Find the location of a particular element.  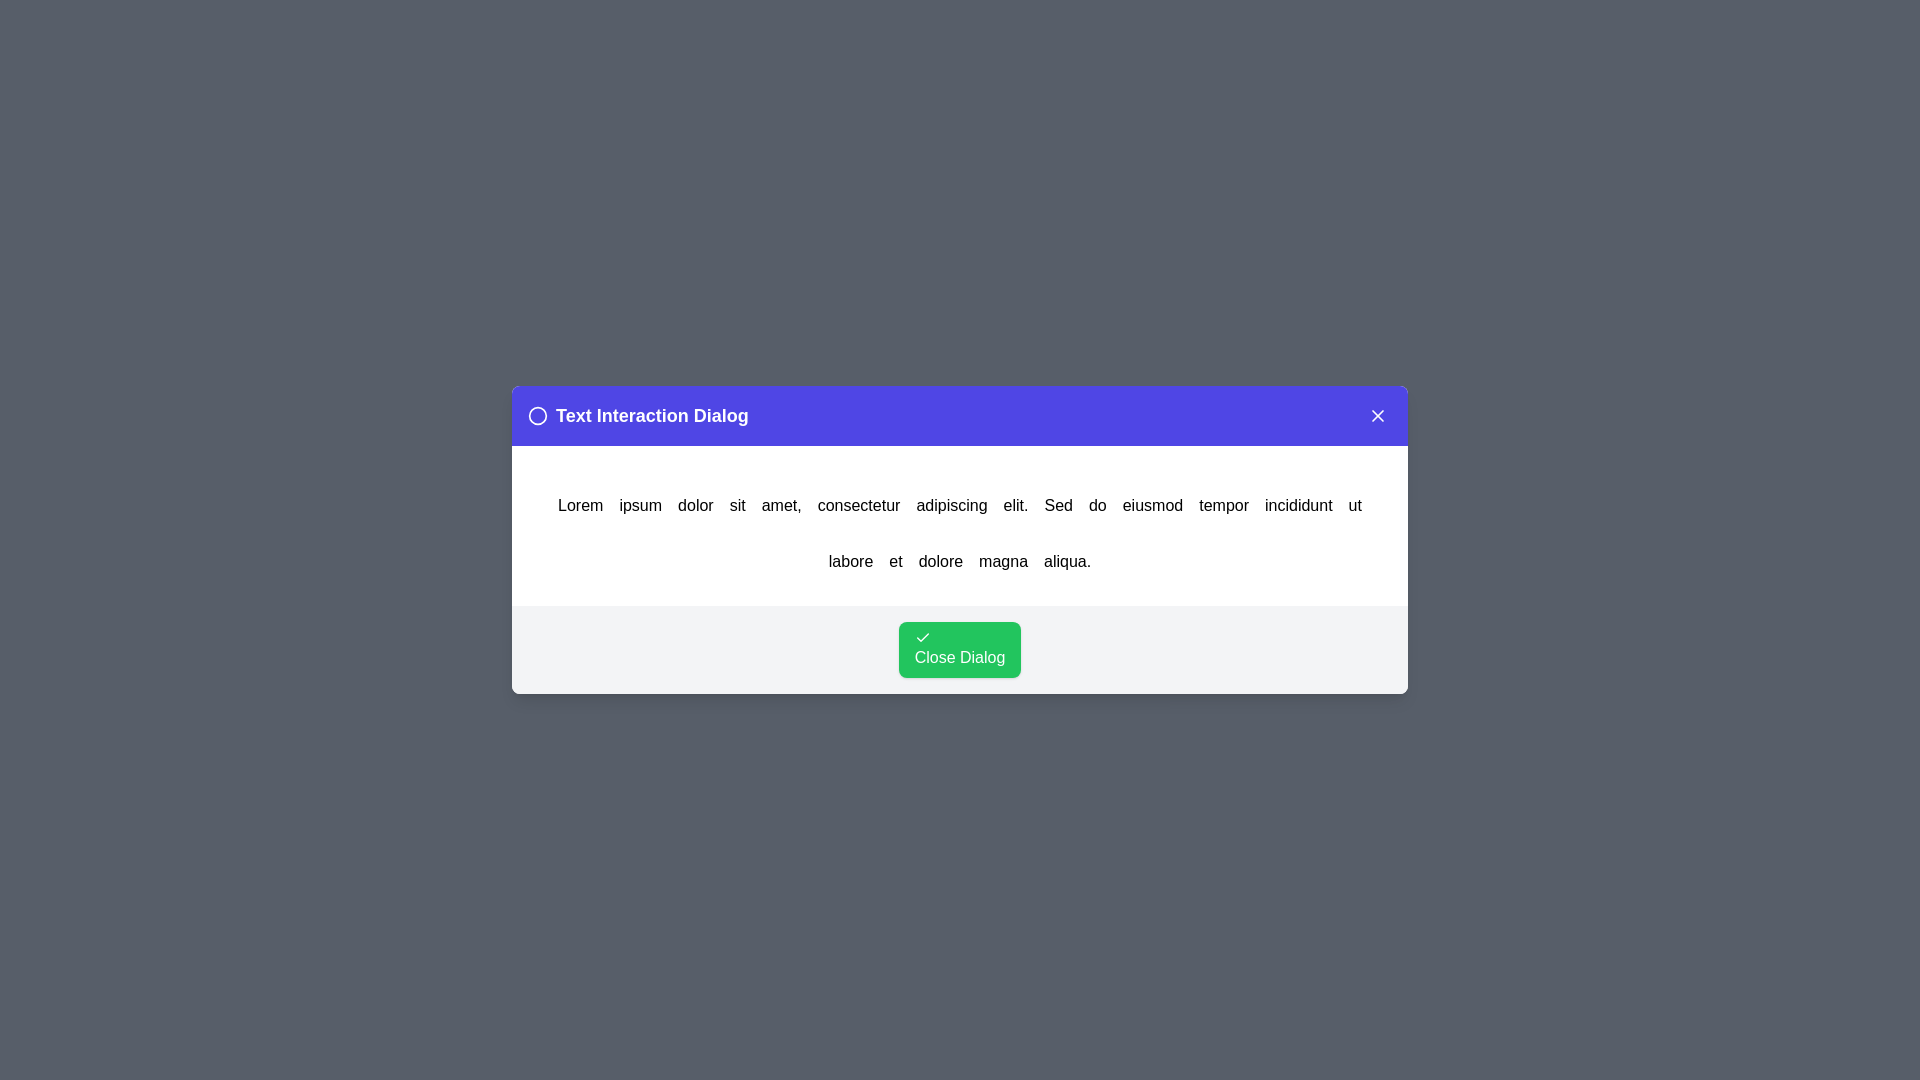

the 'Close Dialog' button to close the dialog is located at coordinates (960, 650).